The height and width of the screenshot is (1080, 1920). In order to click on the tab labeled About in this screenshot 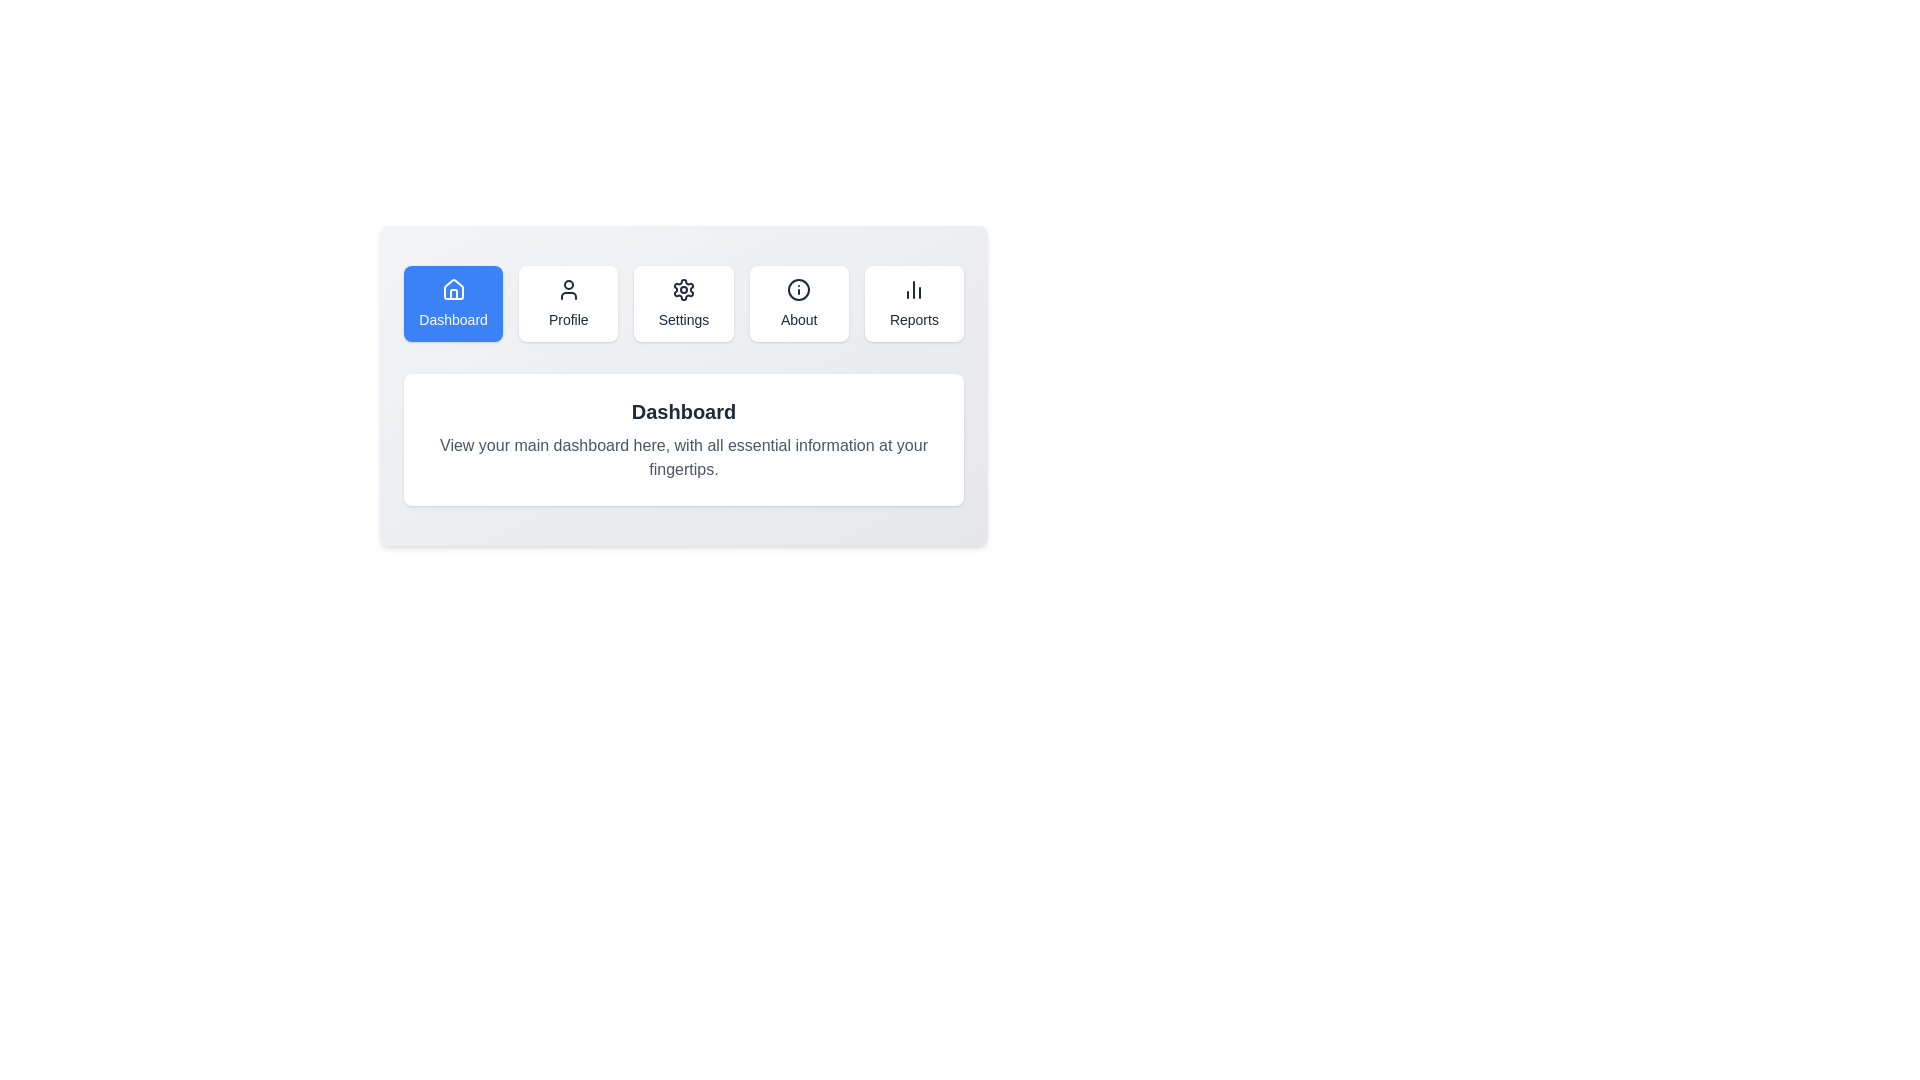, I will do `click(798, 304)`.